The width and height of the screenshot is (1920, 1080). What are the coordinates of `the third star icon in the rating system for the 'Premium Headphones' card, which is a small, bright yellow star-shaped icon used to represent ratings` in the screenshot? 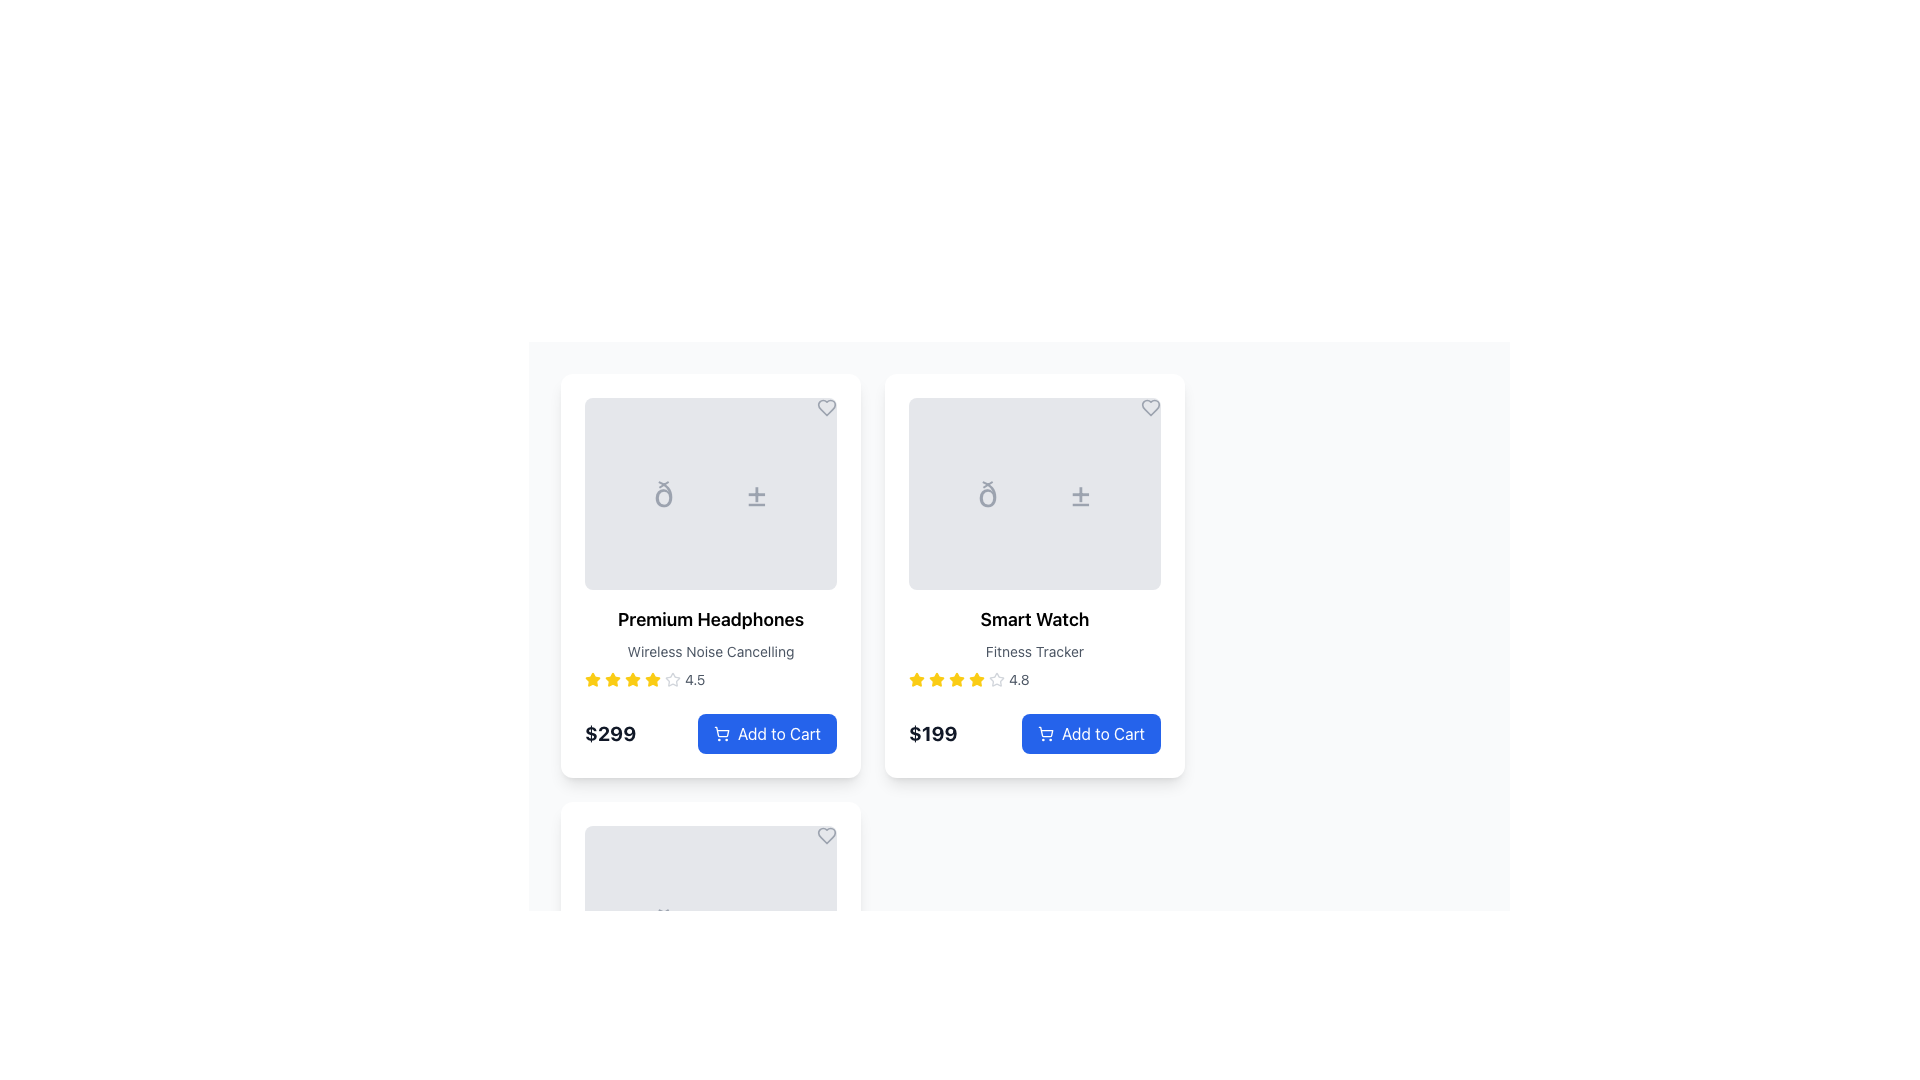 It's located at (632, 678).